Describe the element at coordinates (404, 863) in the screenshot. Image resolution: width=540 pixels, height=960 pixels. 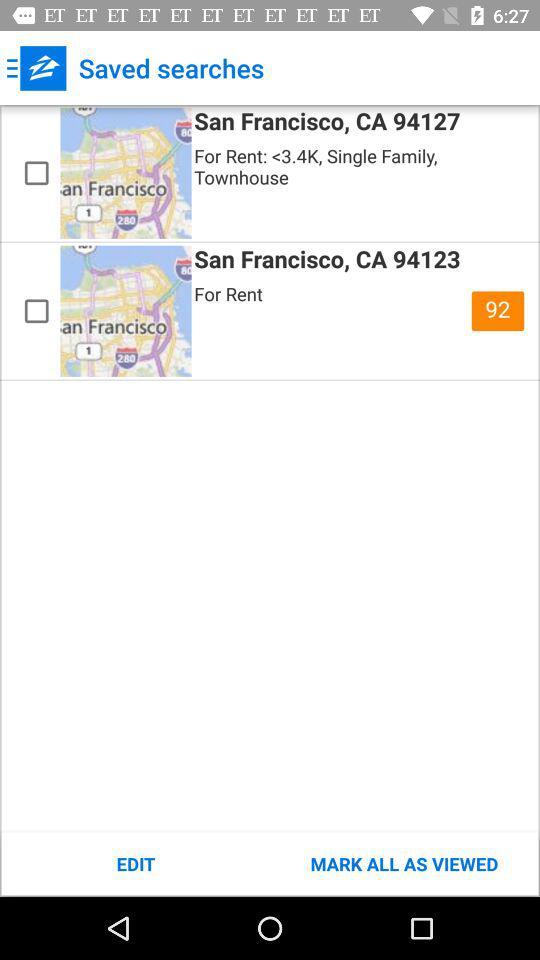
I see `the item at the bottom right corner` at that location.